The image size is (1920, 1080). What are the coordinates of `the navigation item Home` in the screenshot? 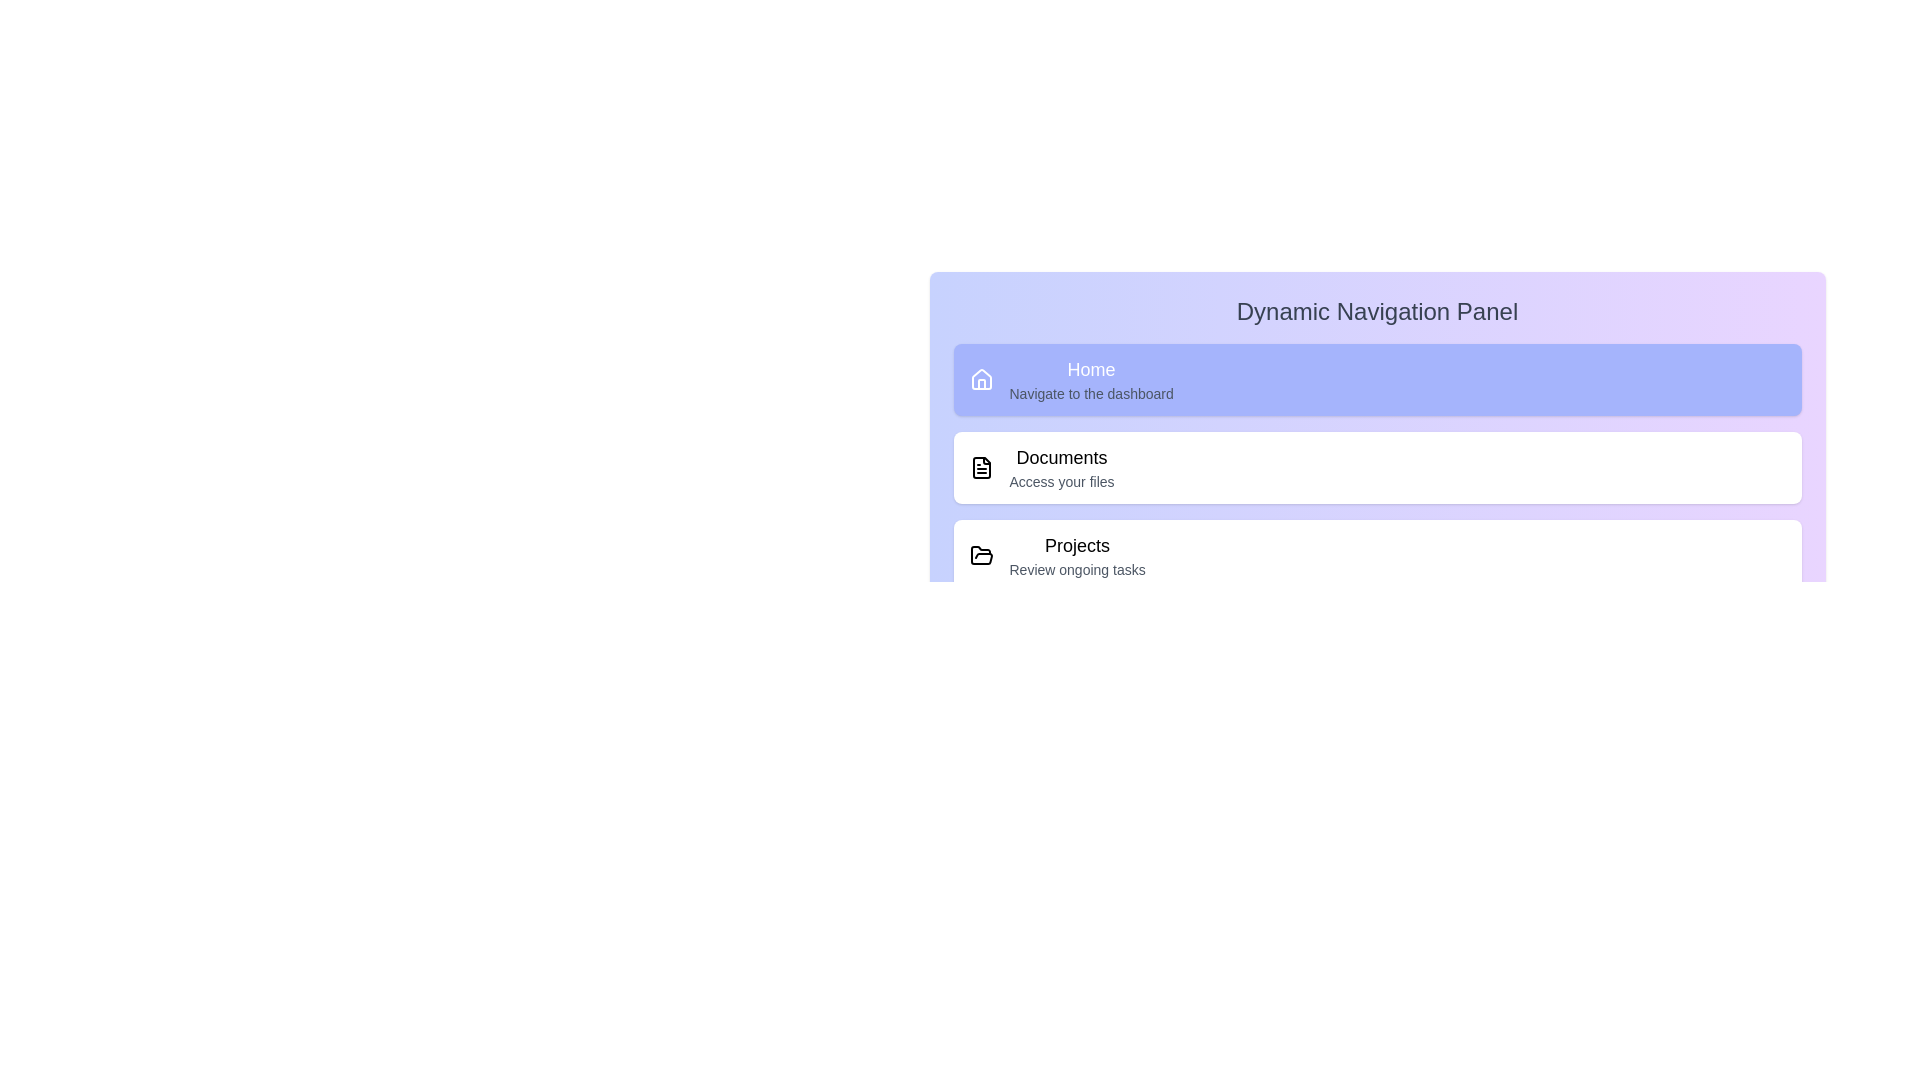 It's located at (1376, 380).